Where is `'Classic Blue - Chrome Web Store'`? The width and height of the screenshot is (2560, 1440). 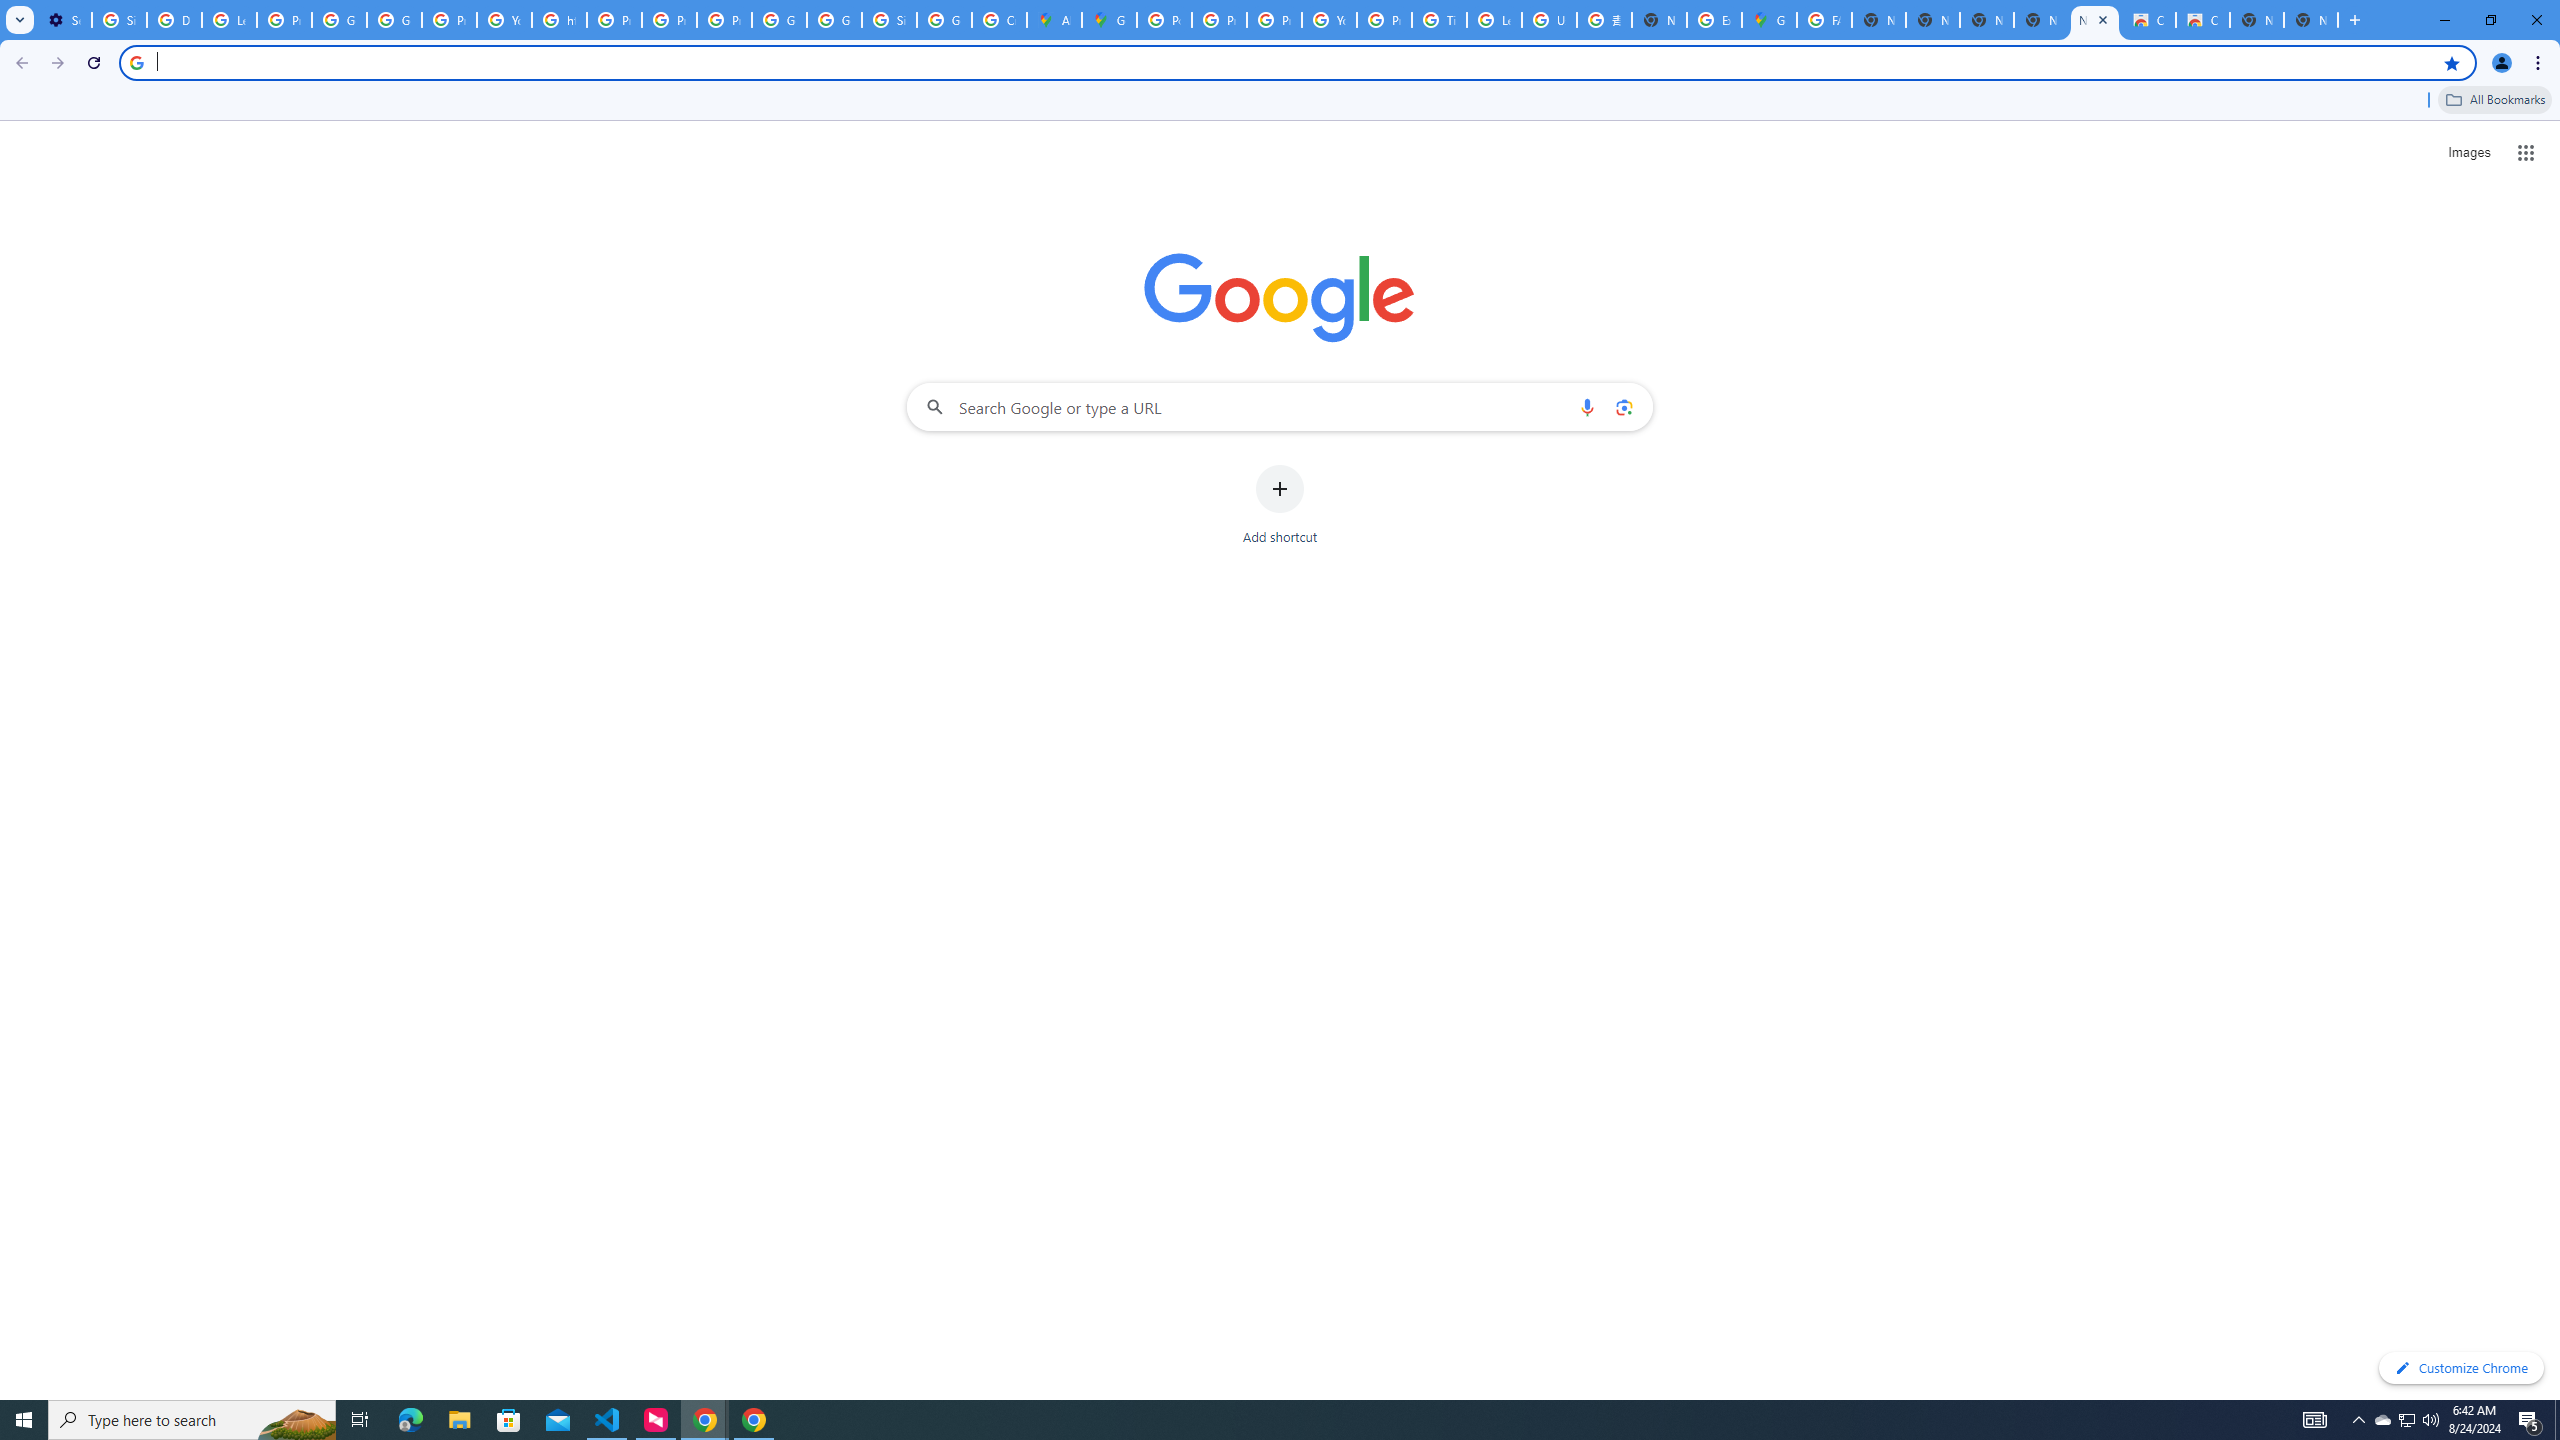 'Classic Blue - Chrome Web Store' is located at coordinates (2148, 19).